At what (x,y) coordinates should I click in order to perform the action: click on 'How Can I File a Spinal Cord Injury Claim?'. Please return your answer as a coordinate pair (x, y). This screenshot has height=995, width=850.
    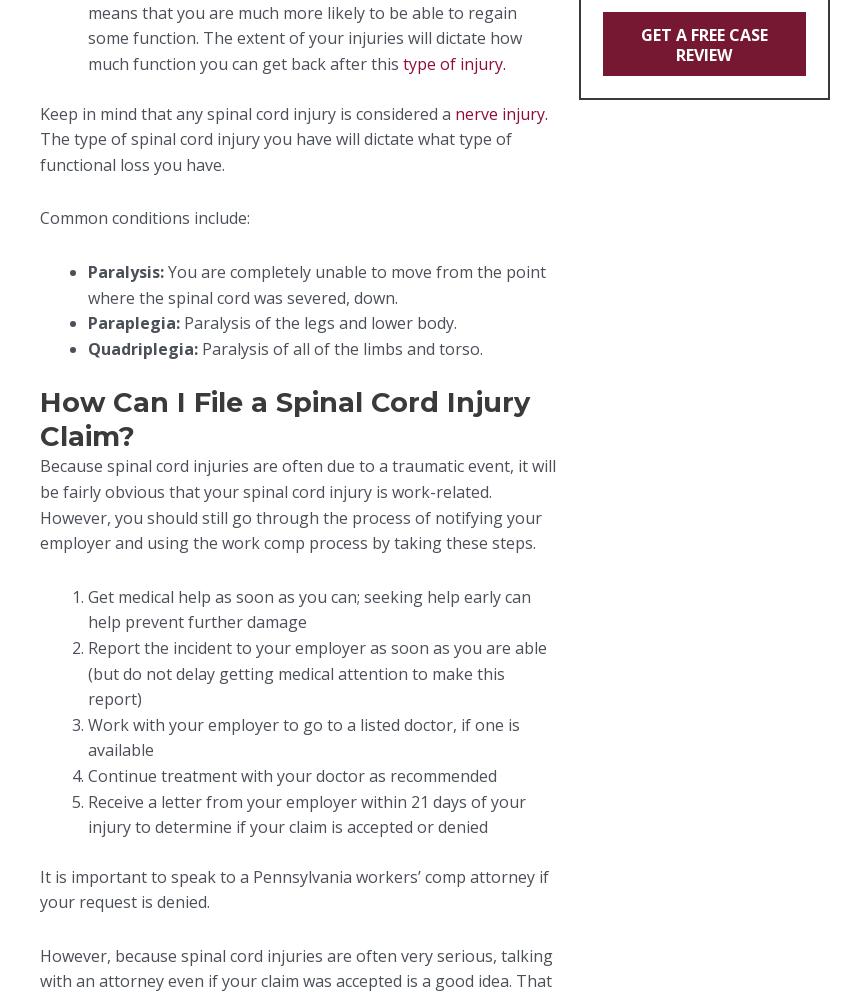
    Looking at the image, I should click on (284, 419).